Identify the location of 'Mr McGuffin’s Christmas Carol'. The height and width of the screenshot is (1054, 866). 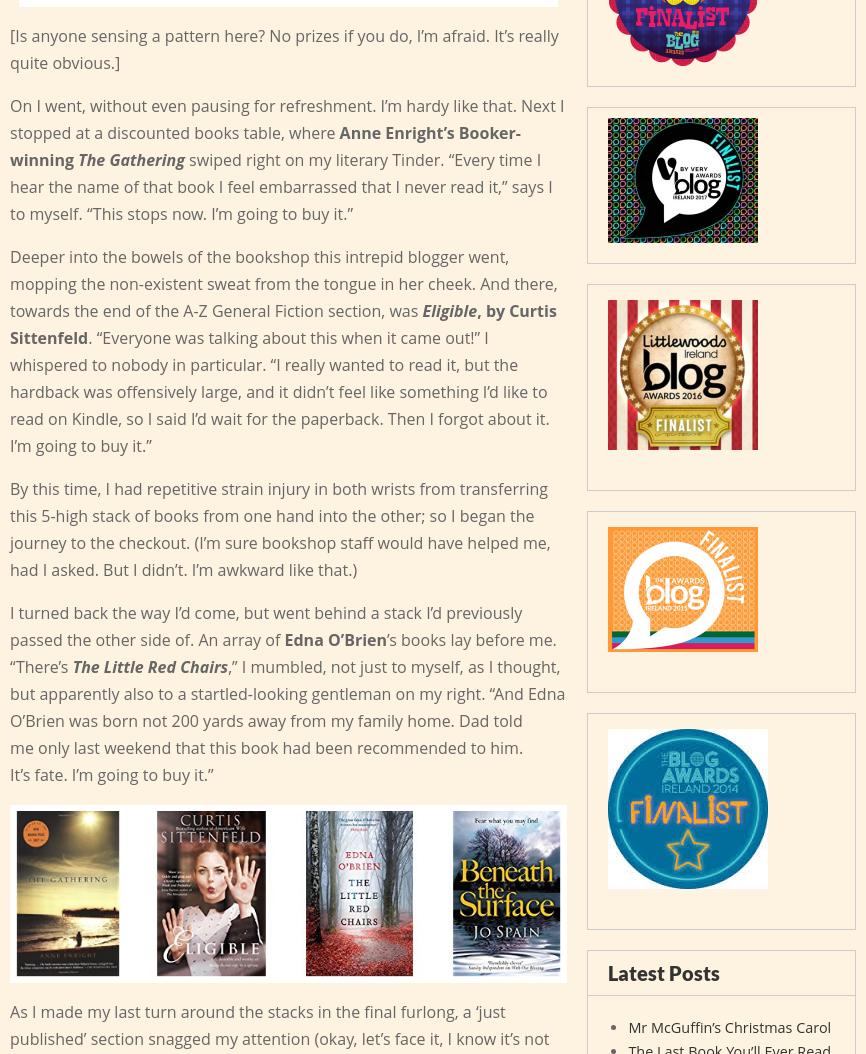
(728, 1025).